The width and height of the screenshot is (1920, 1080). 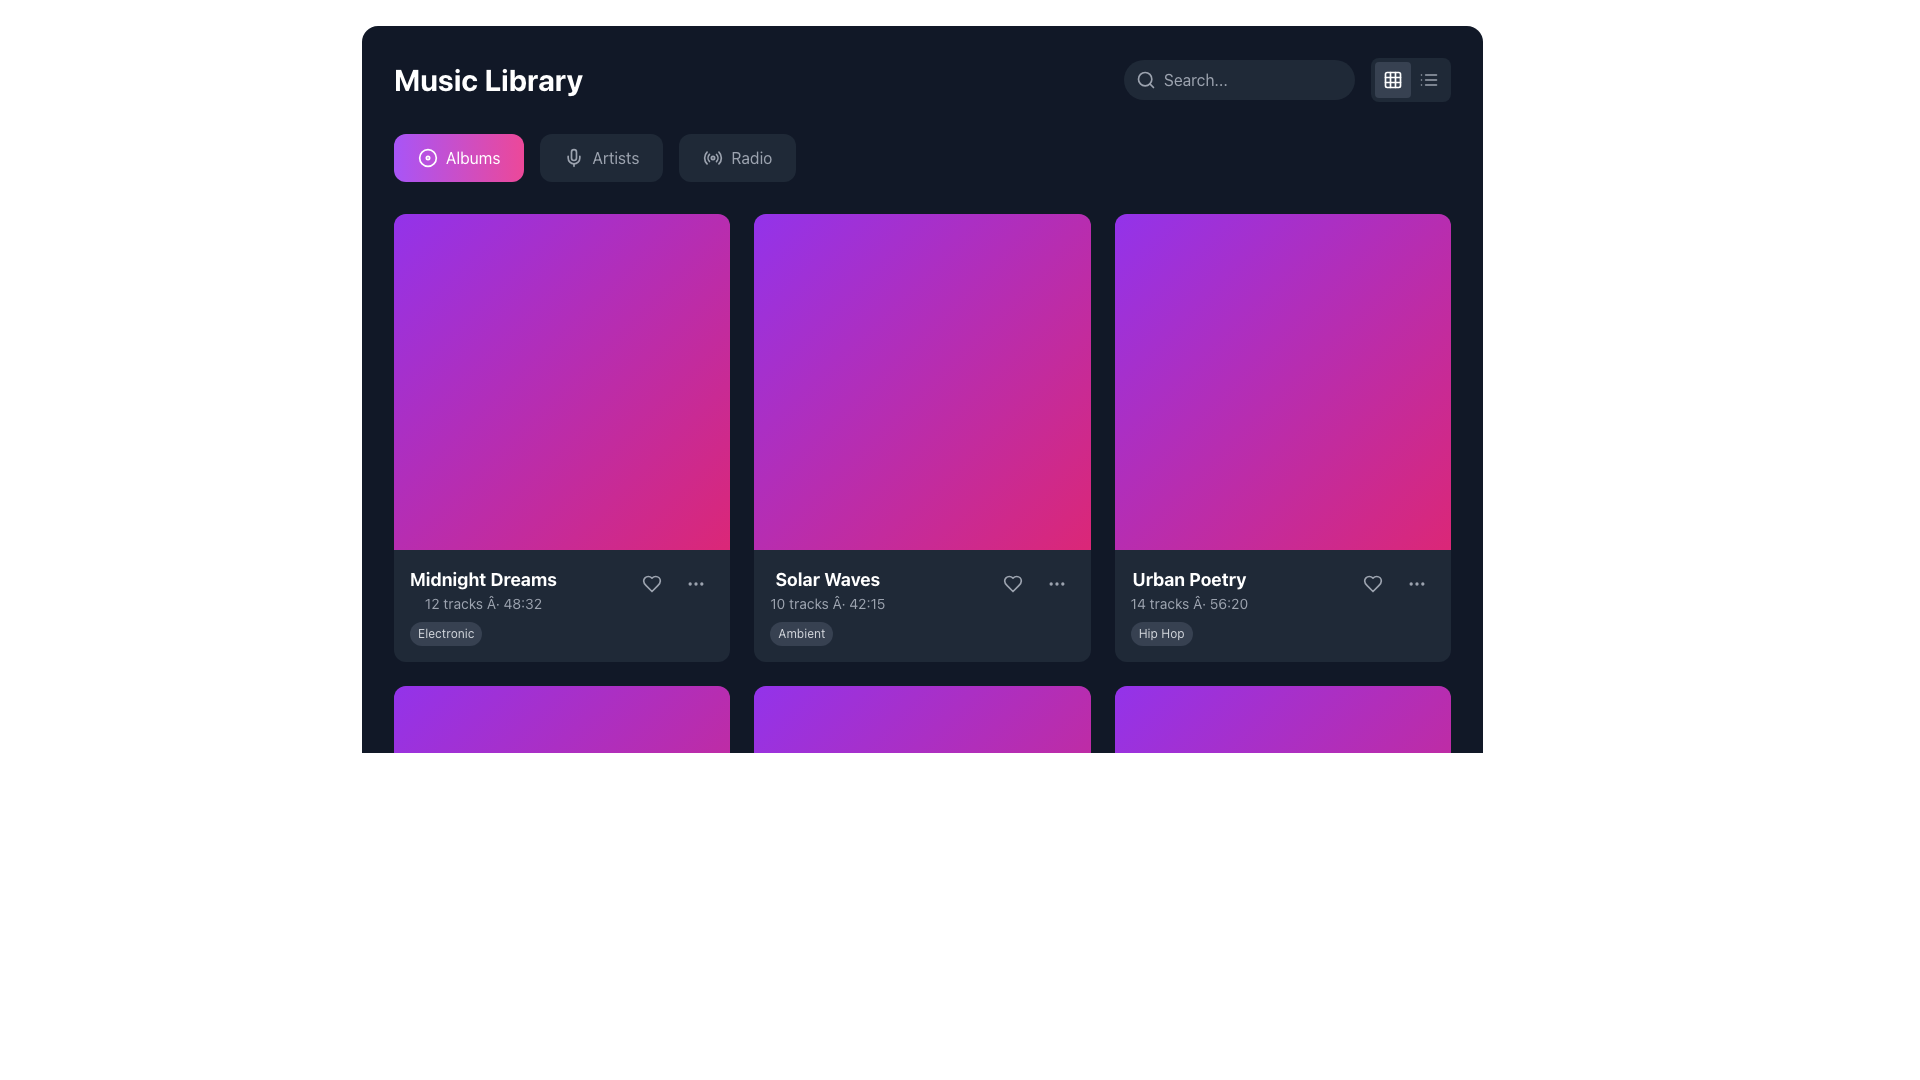 I want to click on the heart-shaped icon located at the bottom right corner of the 'Solar Waves' album card, so click(x=1012, y=584).